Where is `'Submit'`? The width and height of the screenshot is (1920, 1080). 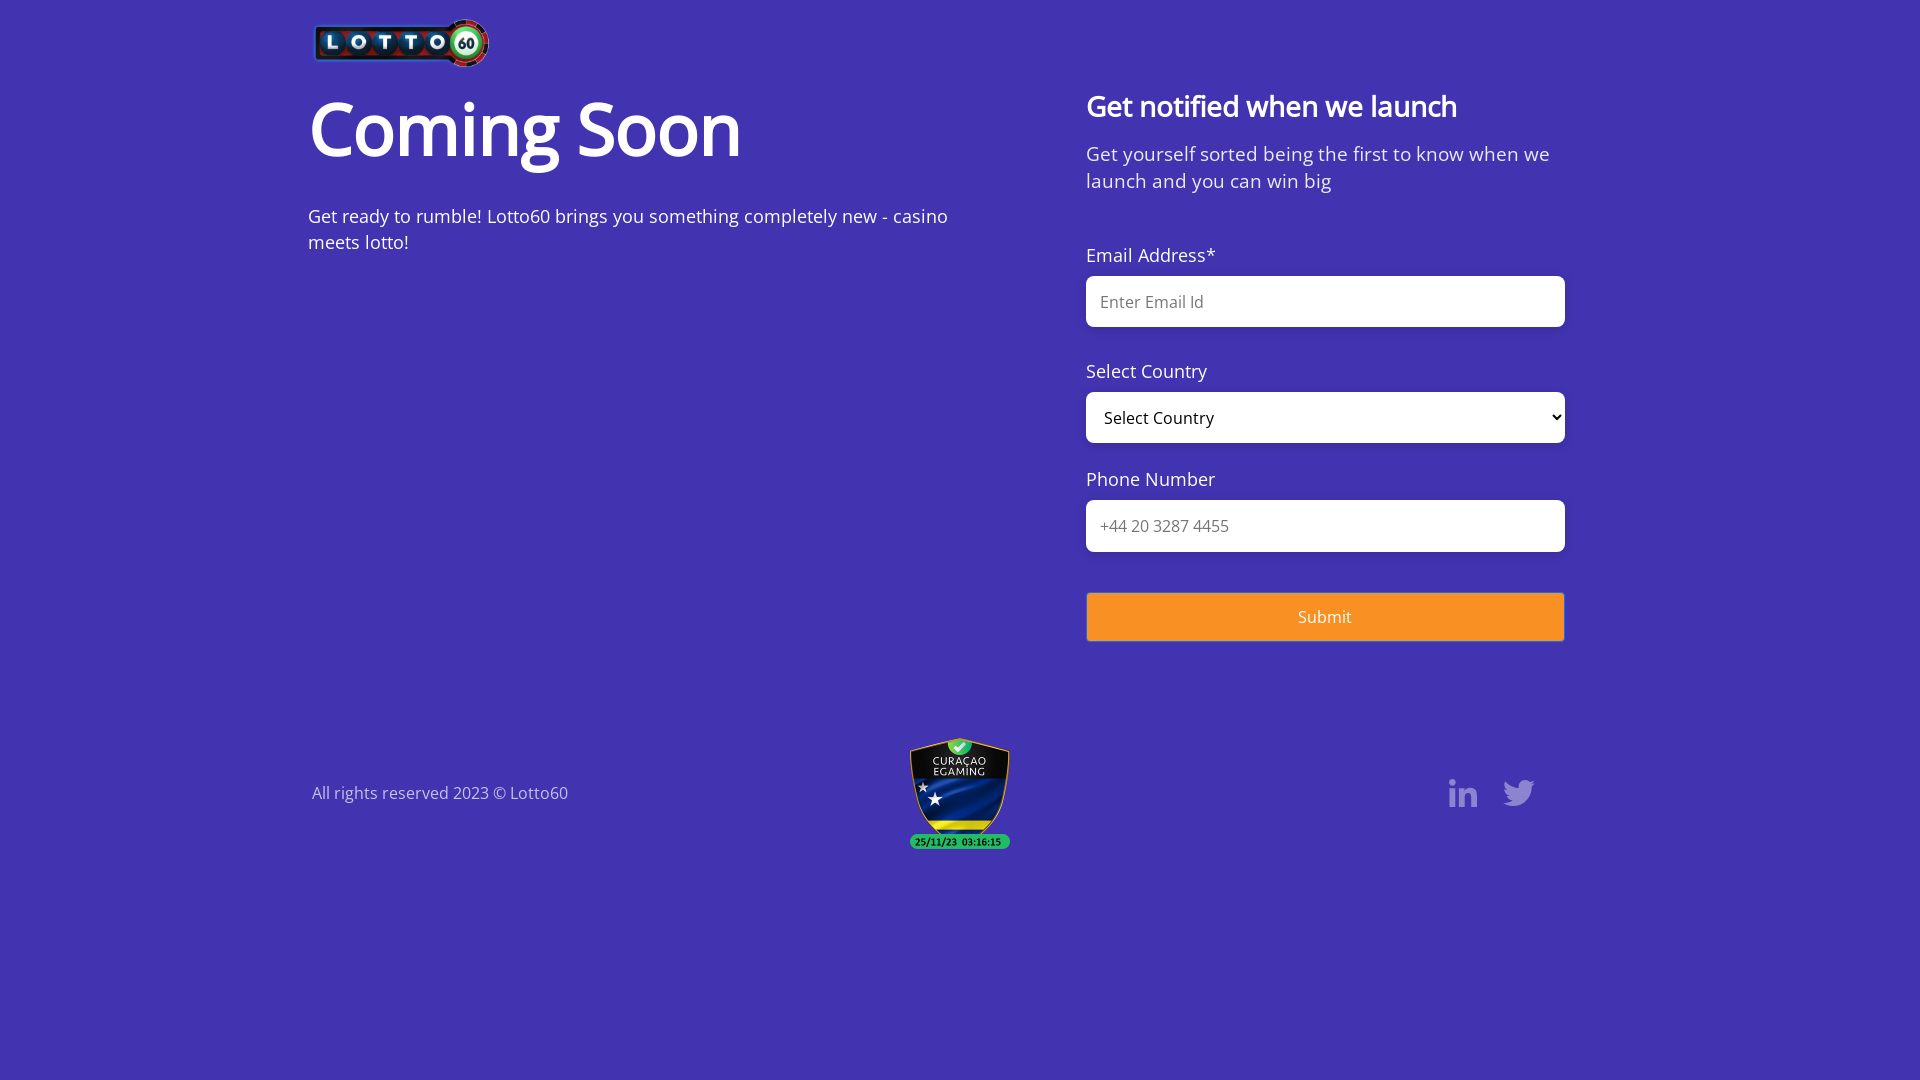 'Submit' is located at coordinates (1325, 585).